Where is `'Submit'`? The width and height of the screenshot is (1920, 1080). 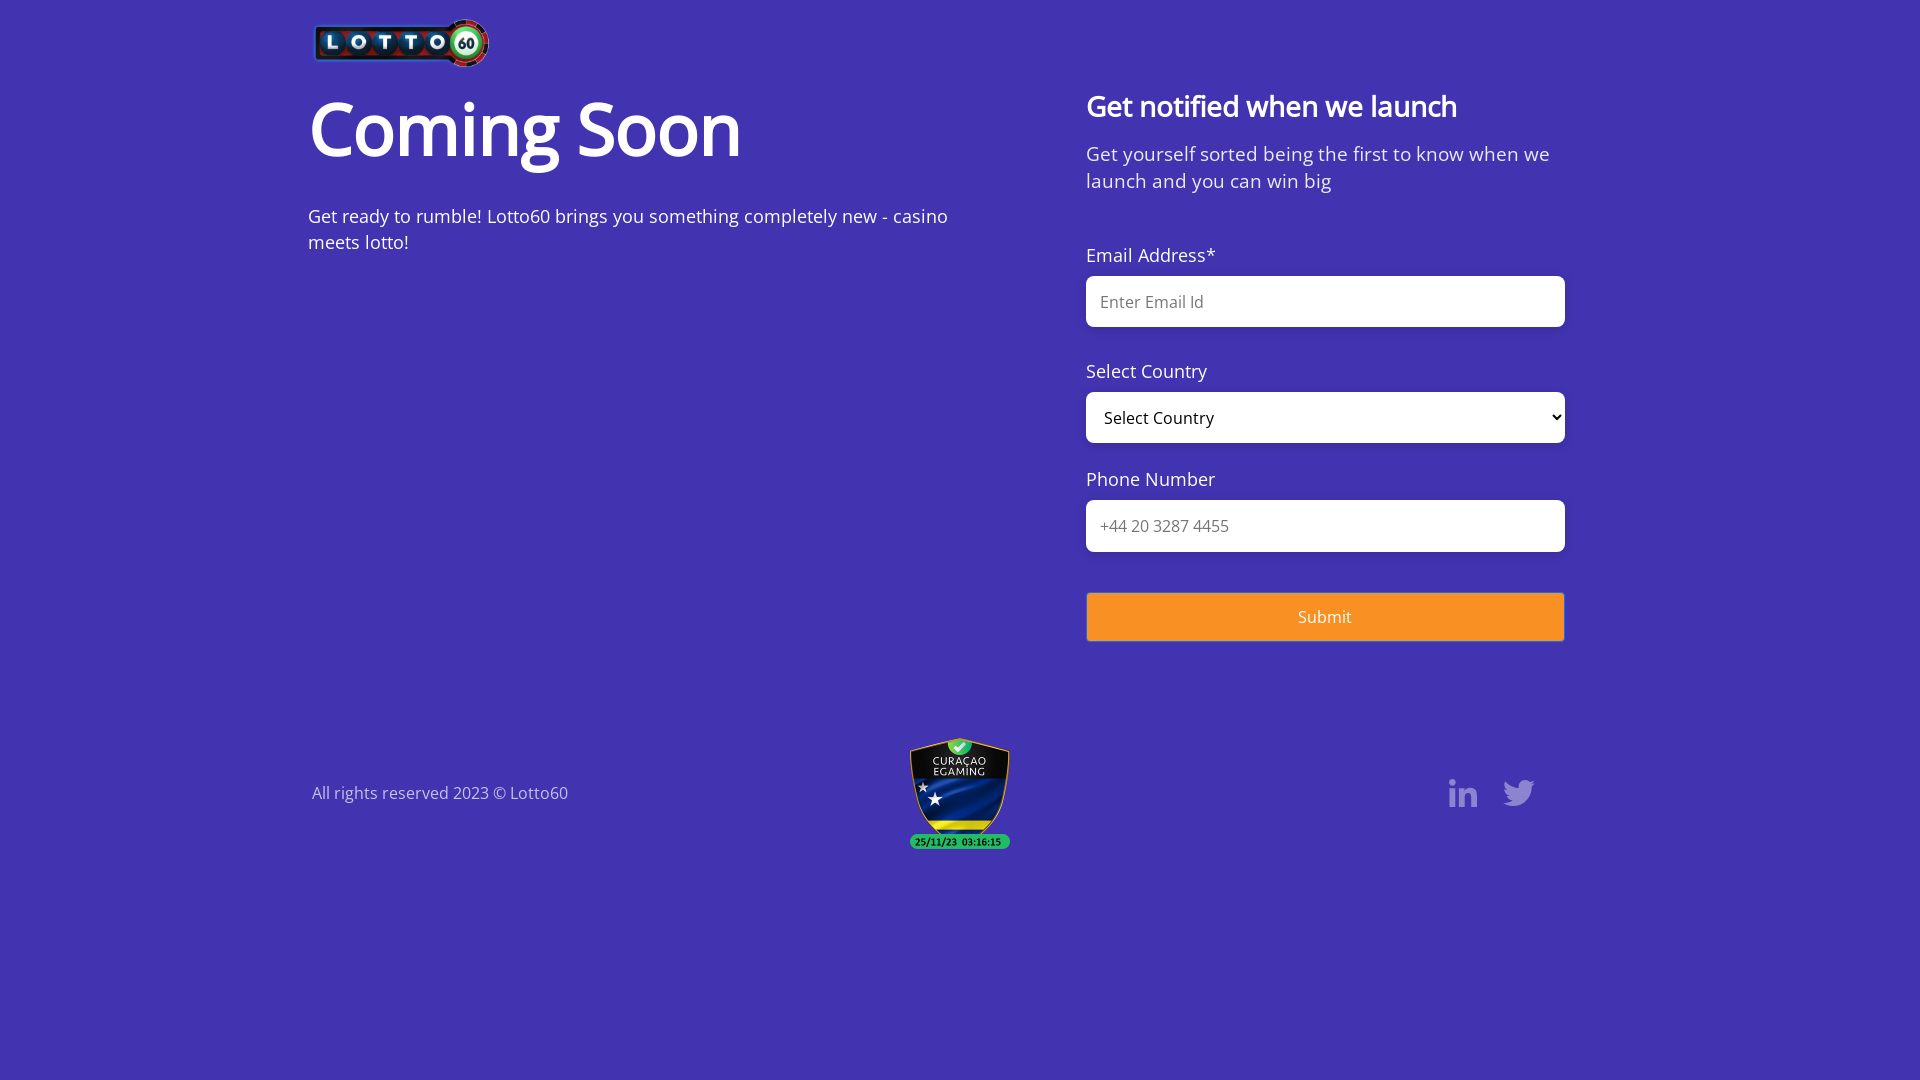 'Submit' is located at coordinates (1325, 585).